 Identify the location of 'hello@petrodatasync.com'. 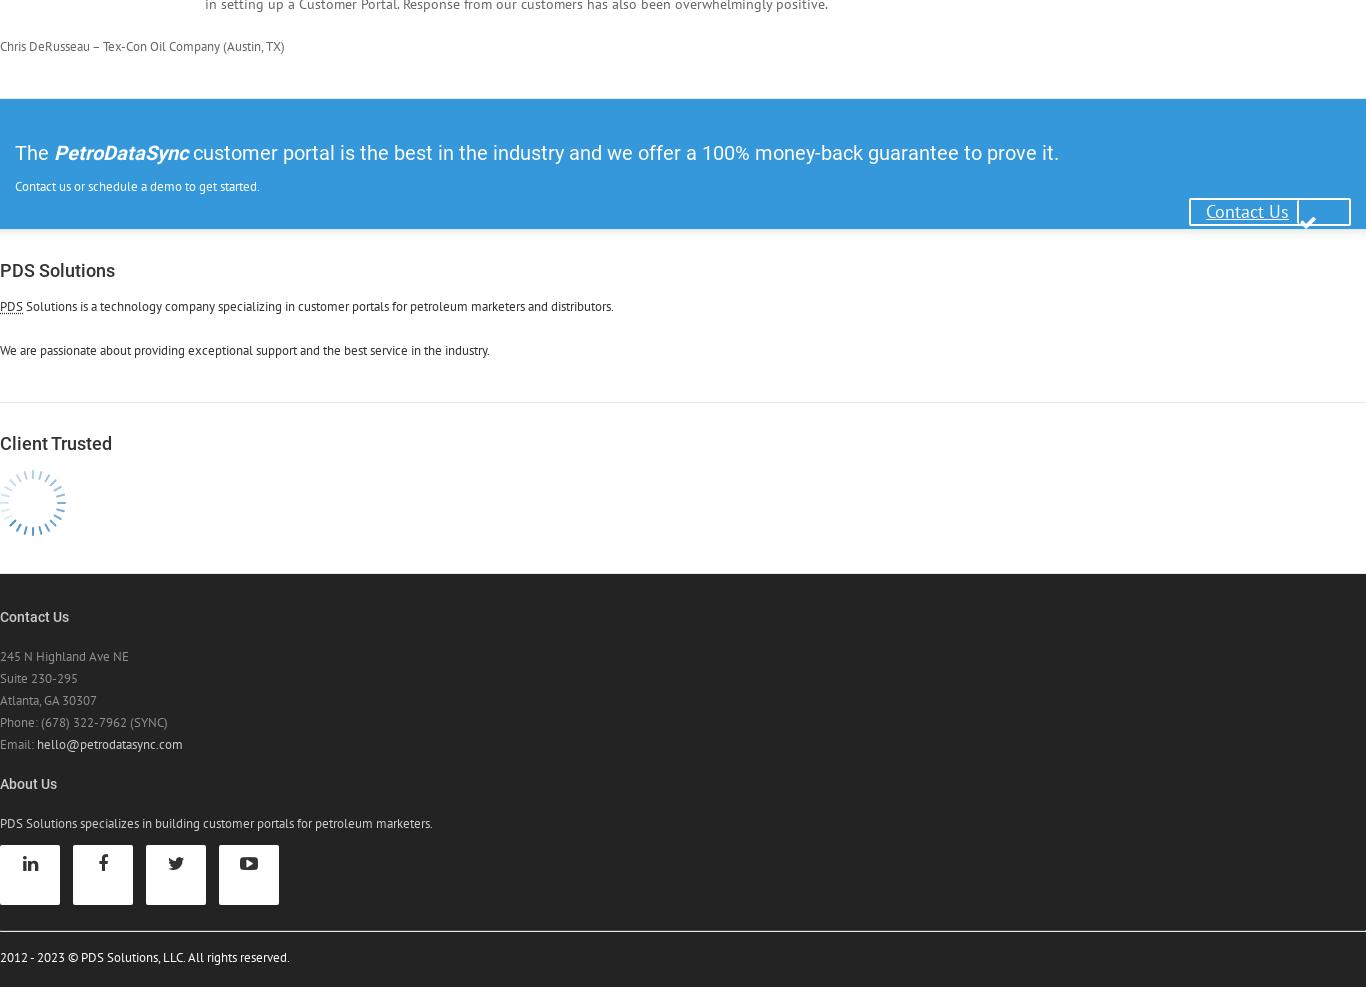
(109, 742).